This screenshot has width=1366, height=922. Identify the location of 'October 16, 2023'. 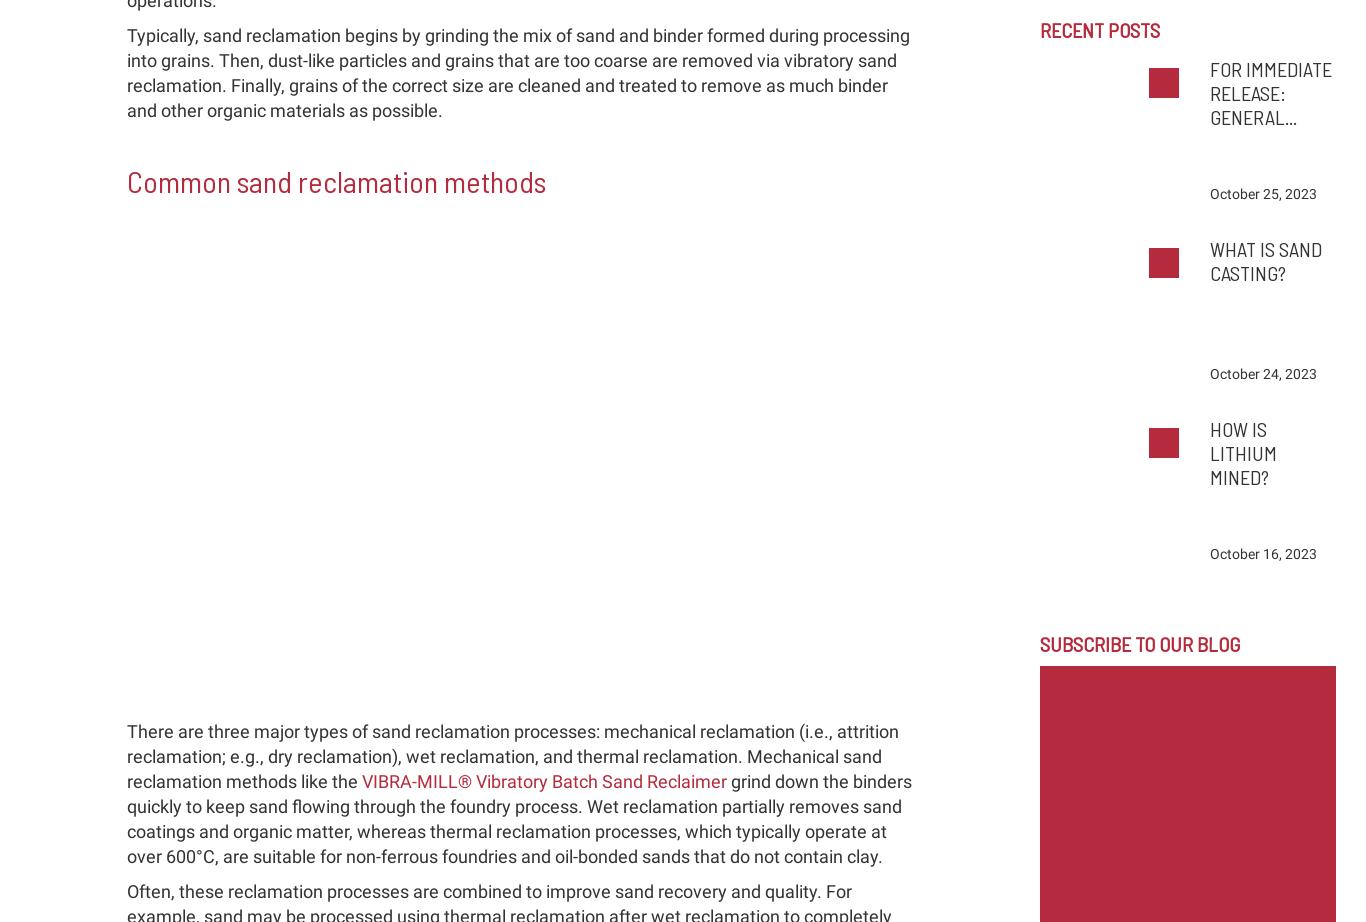
(1209, 554).